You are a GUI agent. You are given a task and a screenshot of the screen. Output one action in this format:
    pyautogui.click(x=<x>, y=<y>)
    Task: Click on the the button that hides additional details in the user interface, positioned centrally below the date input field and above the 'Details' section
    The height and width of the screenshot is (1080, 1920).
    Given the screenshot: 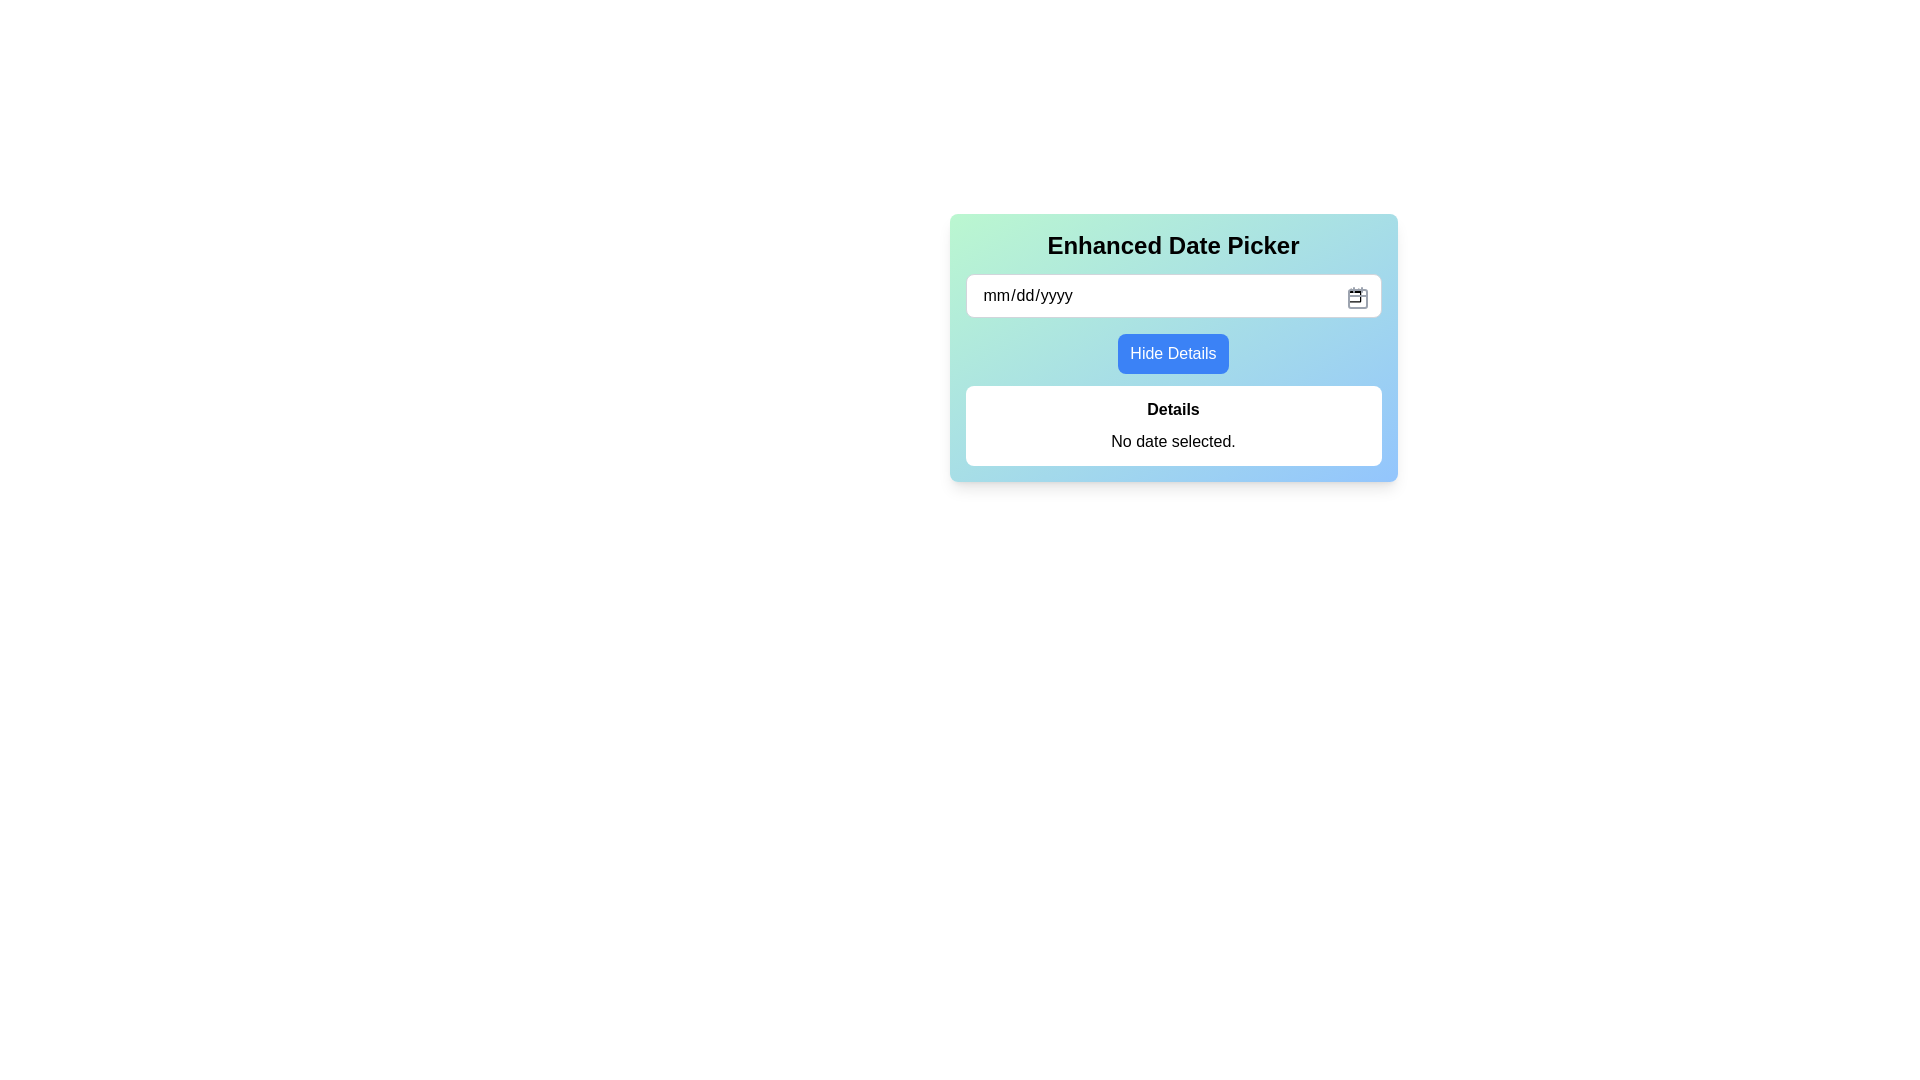 What is the action you would take?
    pyautogui.click(x=1173, y=346)
    